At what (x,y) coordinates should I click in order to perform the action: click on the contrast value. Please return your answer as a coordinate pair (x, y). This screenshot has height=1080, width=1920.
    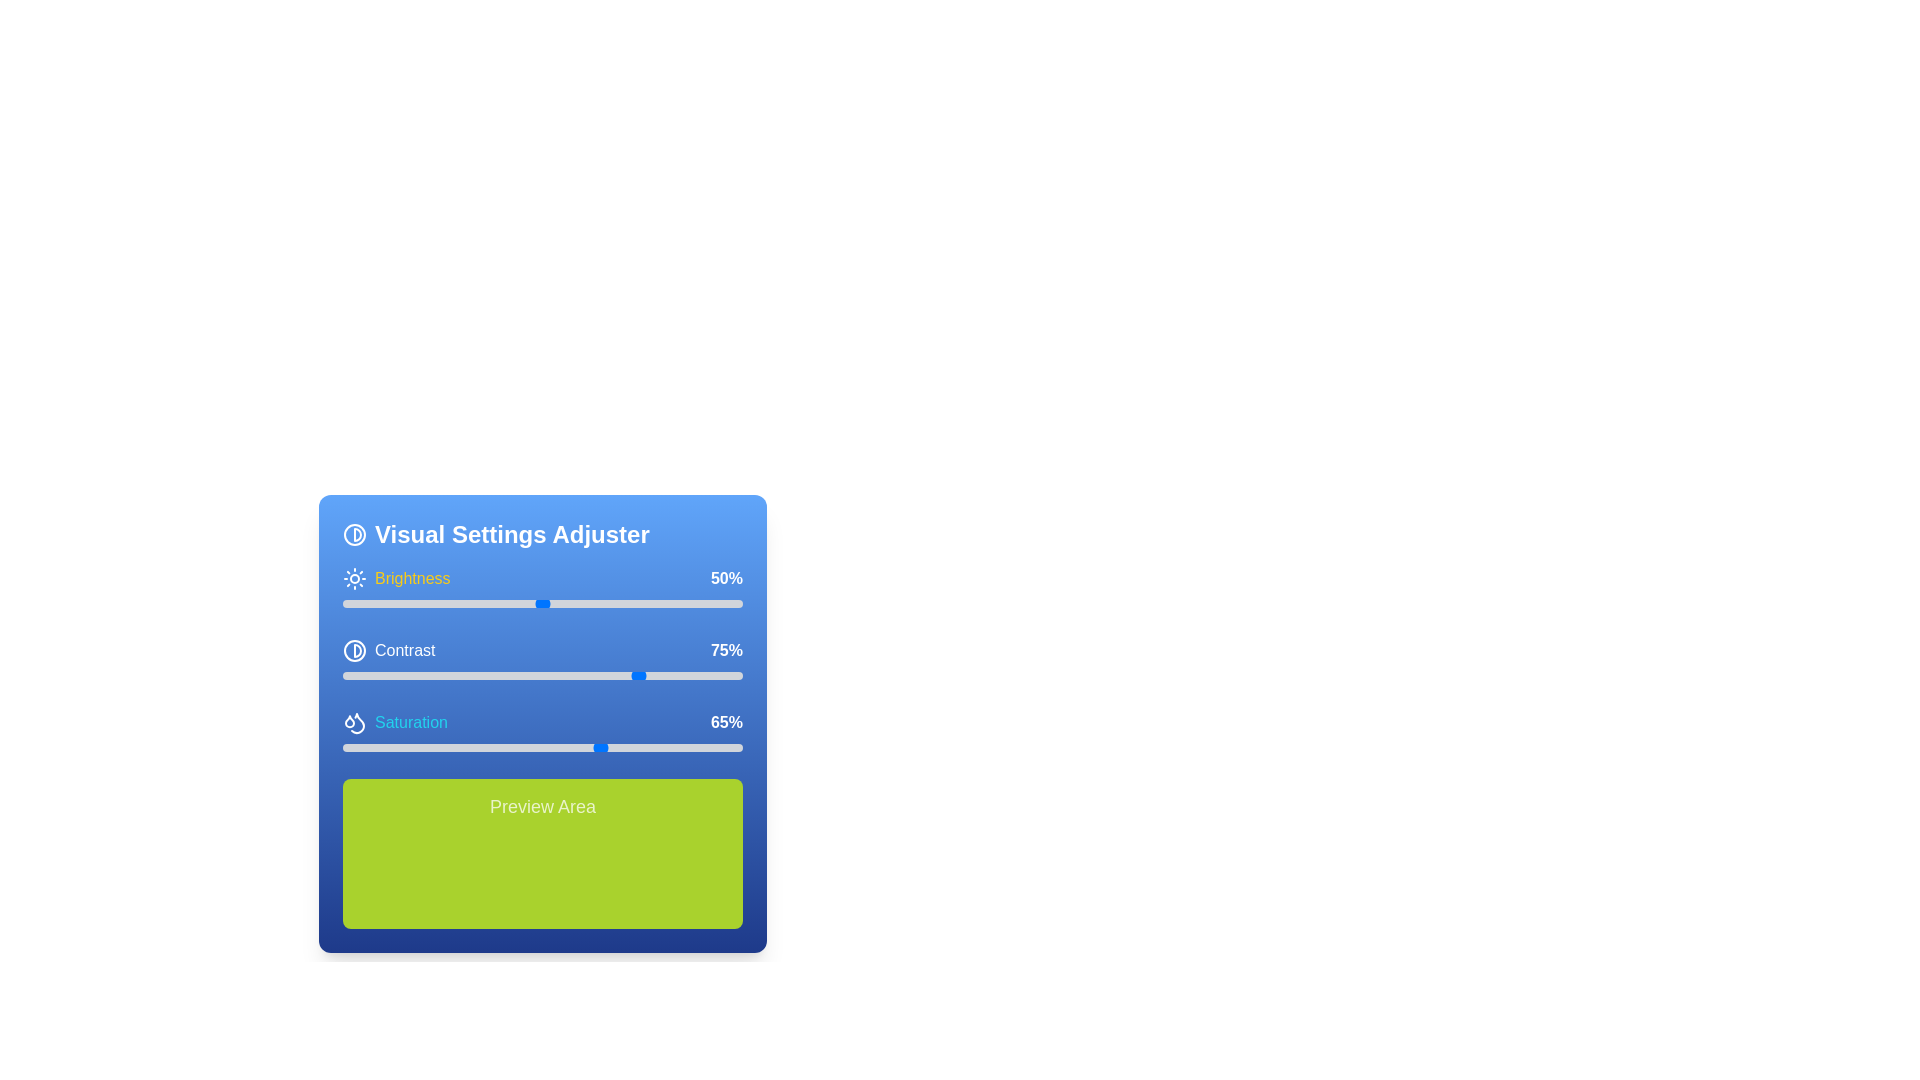
    Looking at the image, I should click on (651, 675).